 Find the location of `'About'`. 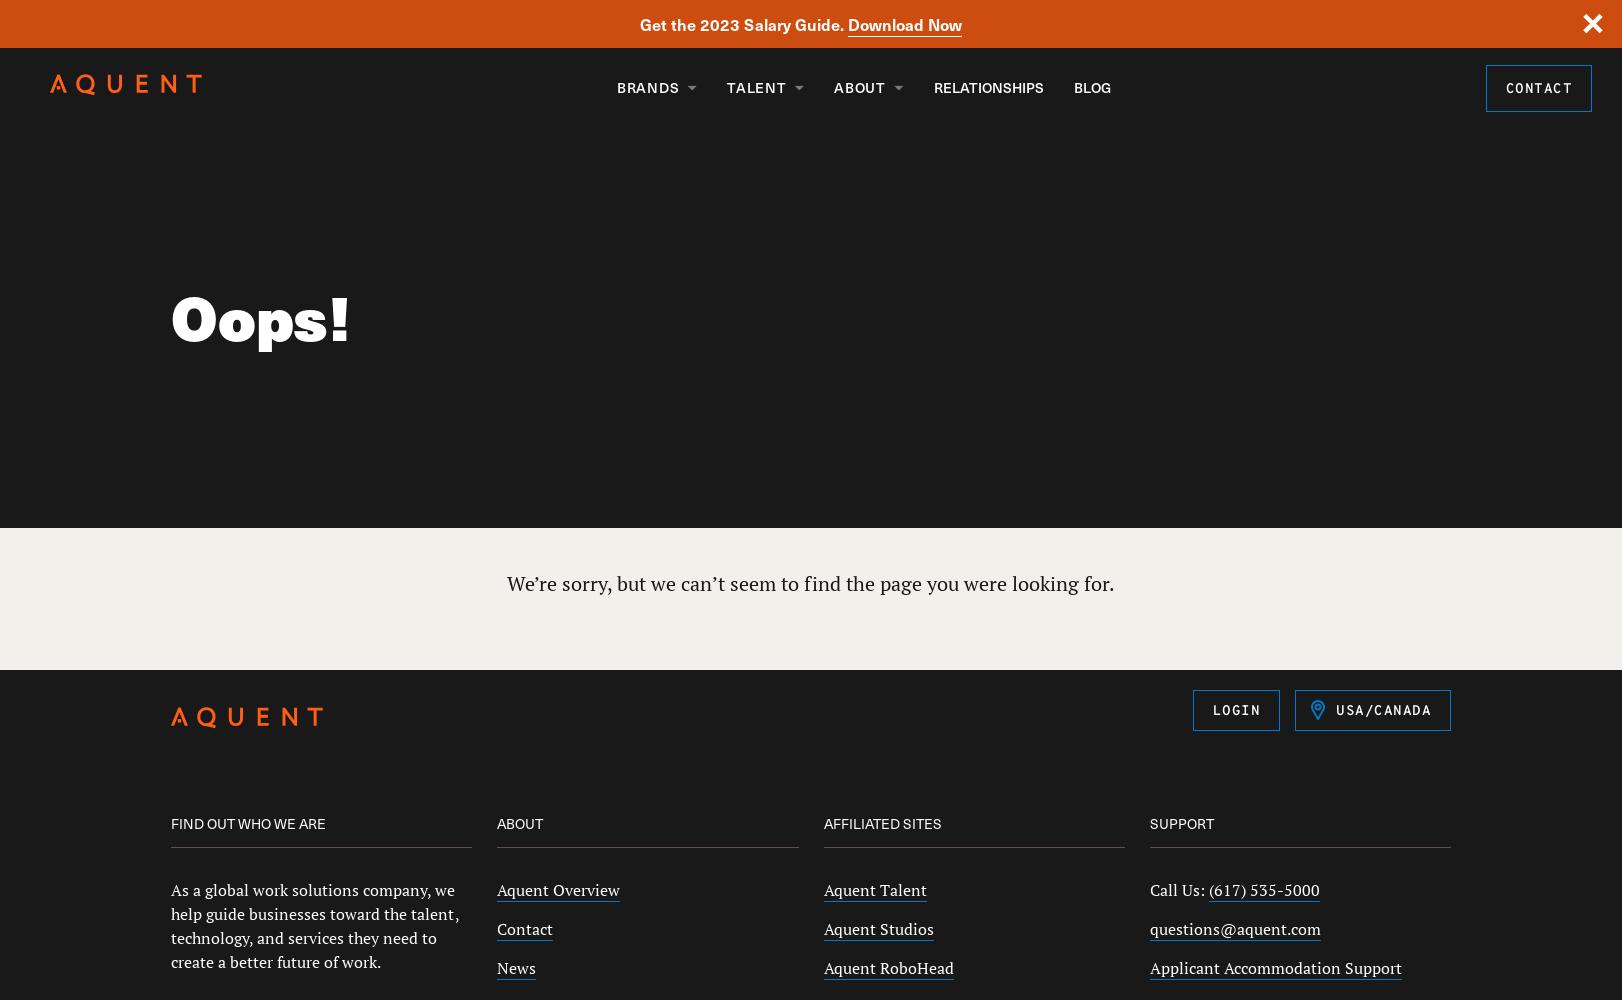

'About' is located at coordinates (859, 86).